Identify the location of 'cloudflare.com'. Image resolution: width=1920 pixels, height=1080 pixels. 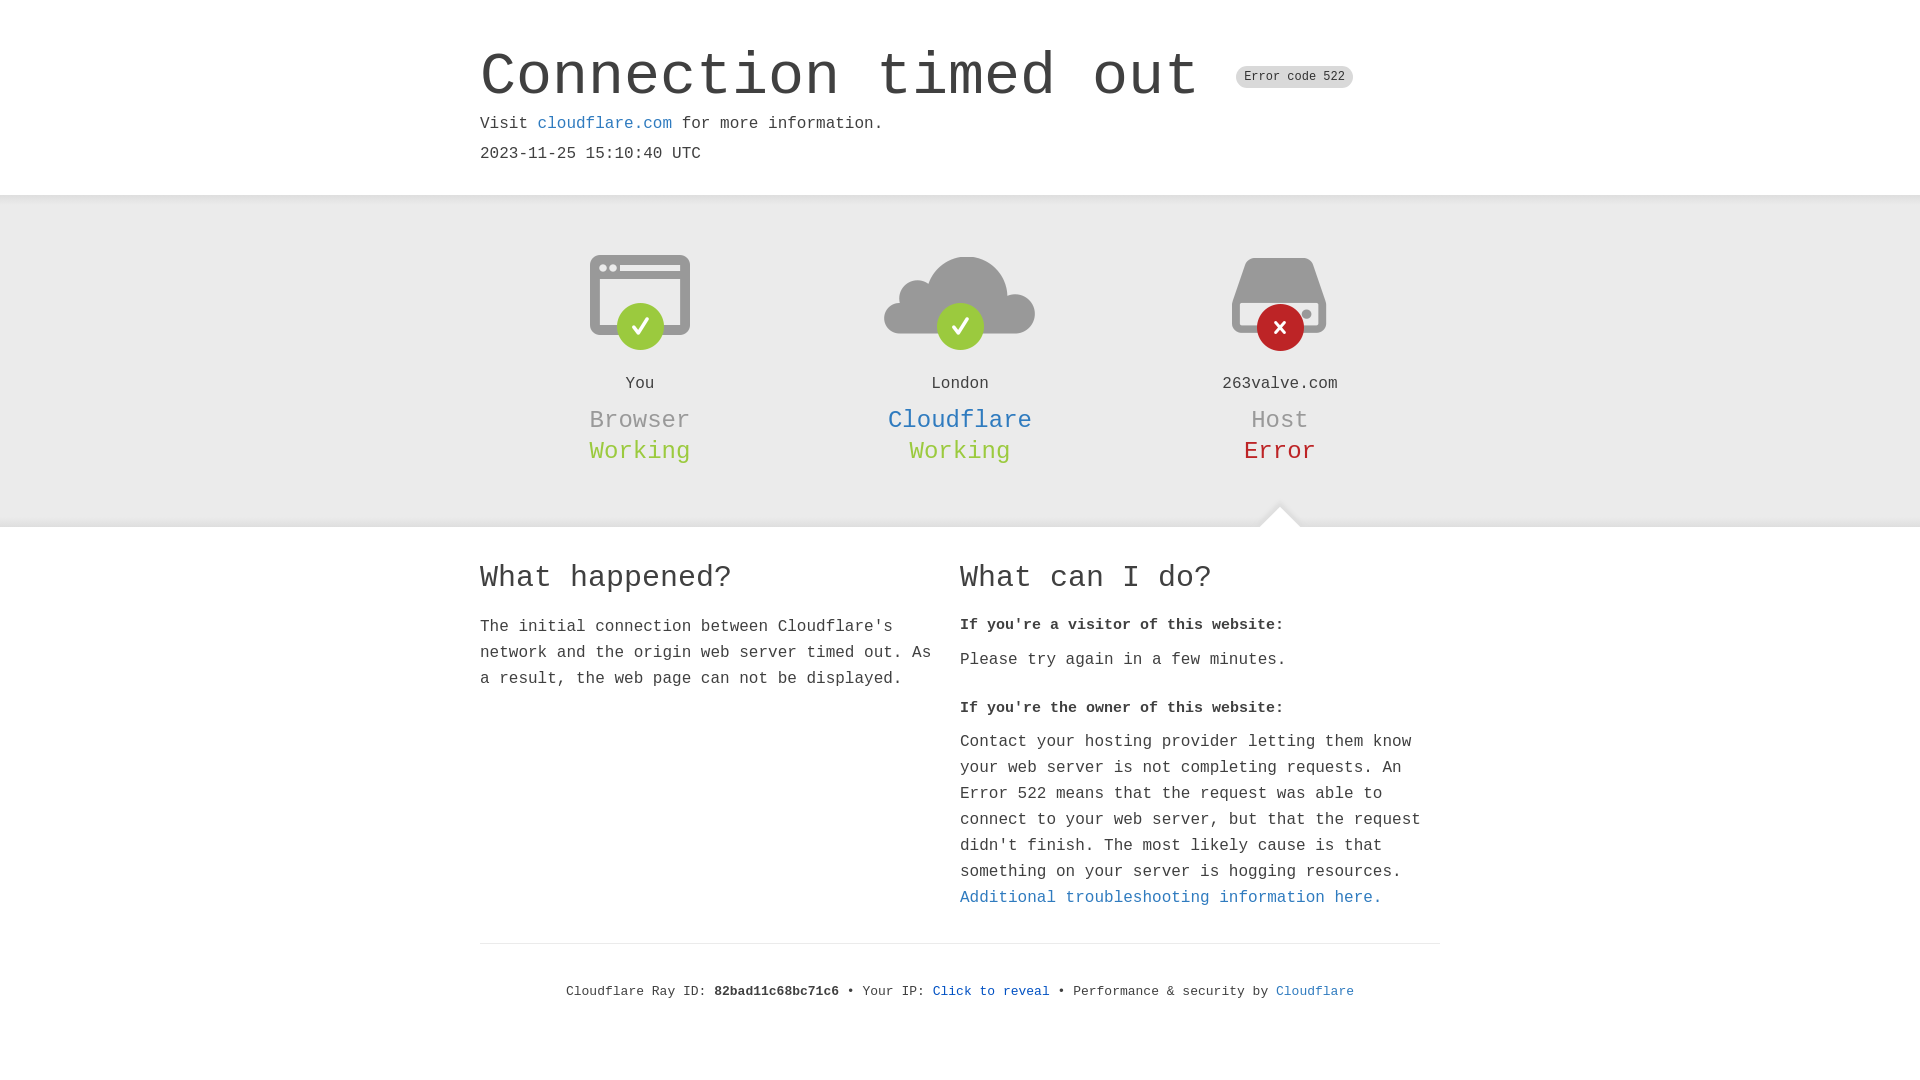
(603, 123).